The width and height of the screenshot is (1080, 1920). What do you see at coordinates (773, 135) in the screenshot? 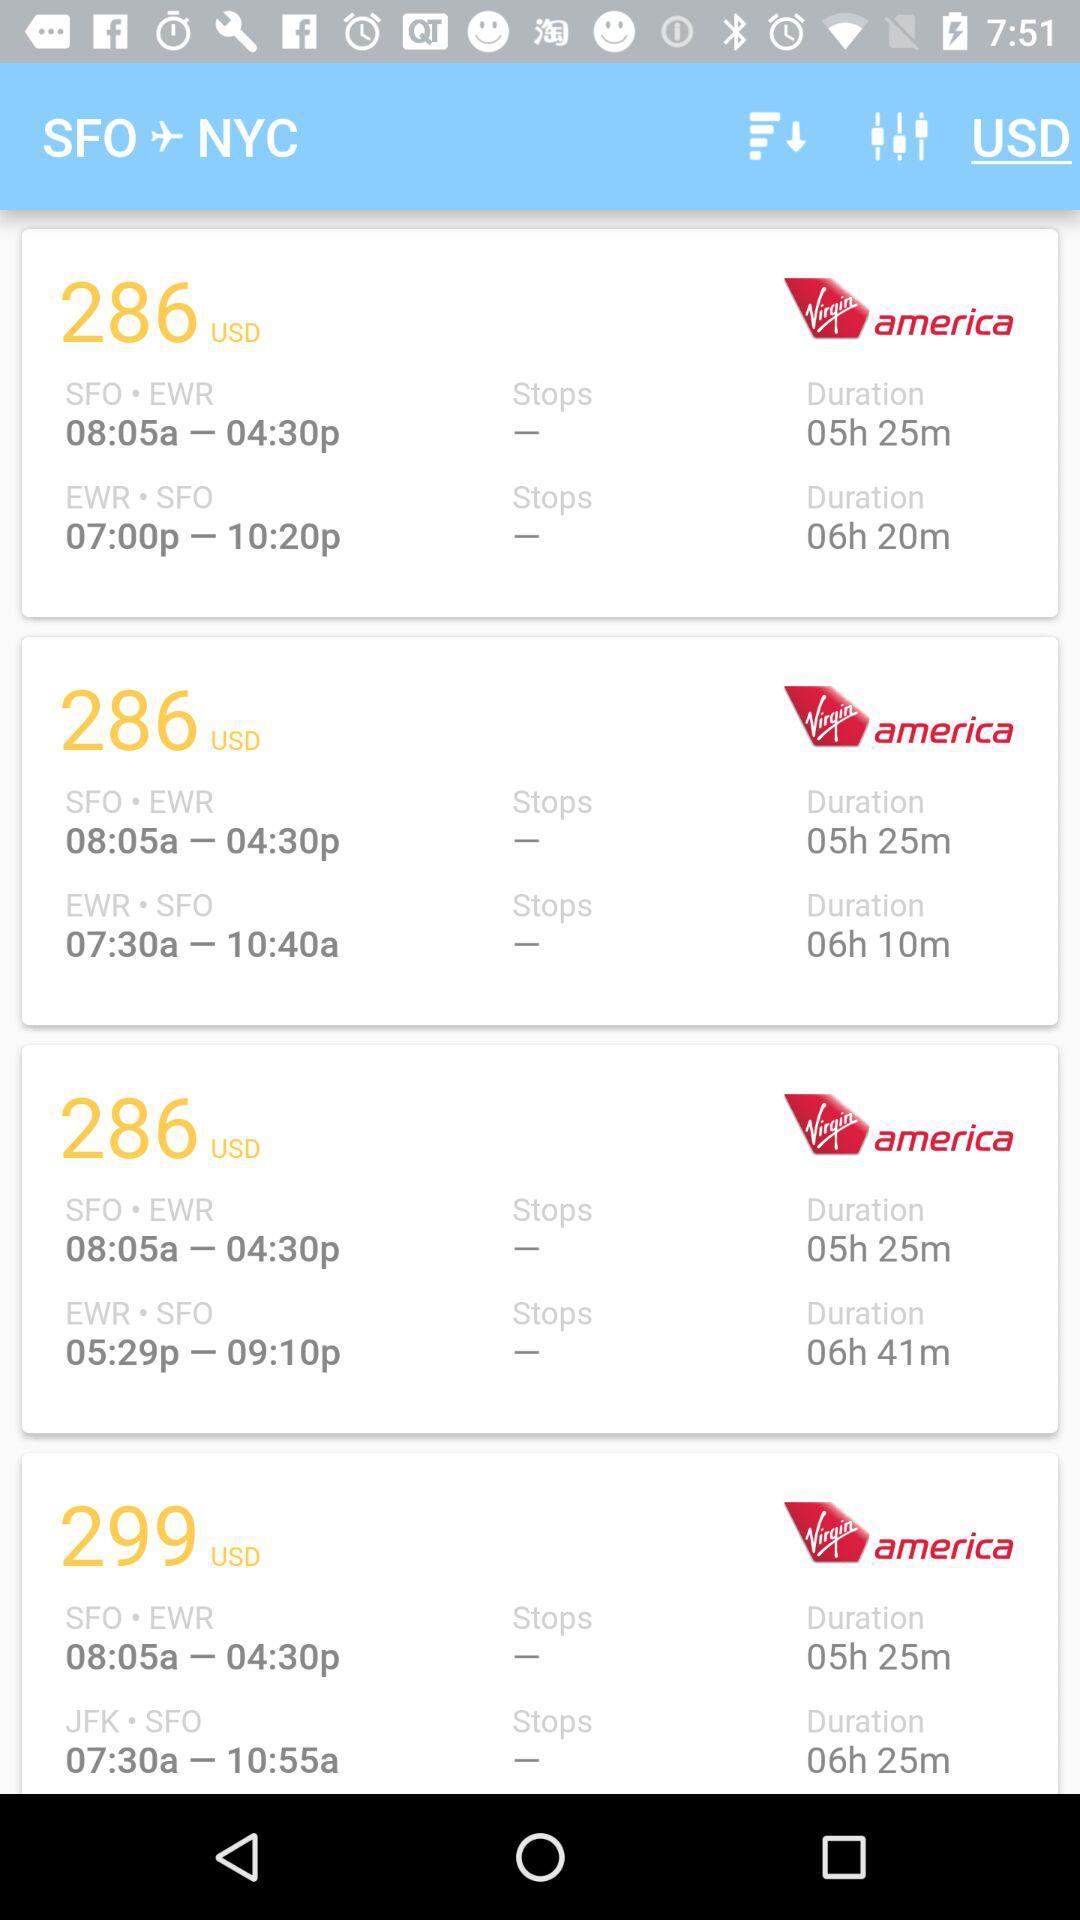
I see `the icon to the right of the nyc` at bounding box center [773, 135].